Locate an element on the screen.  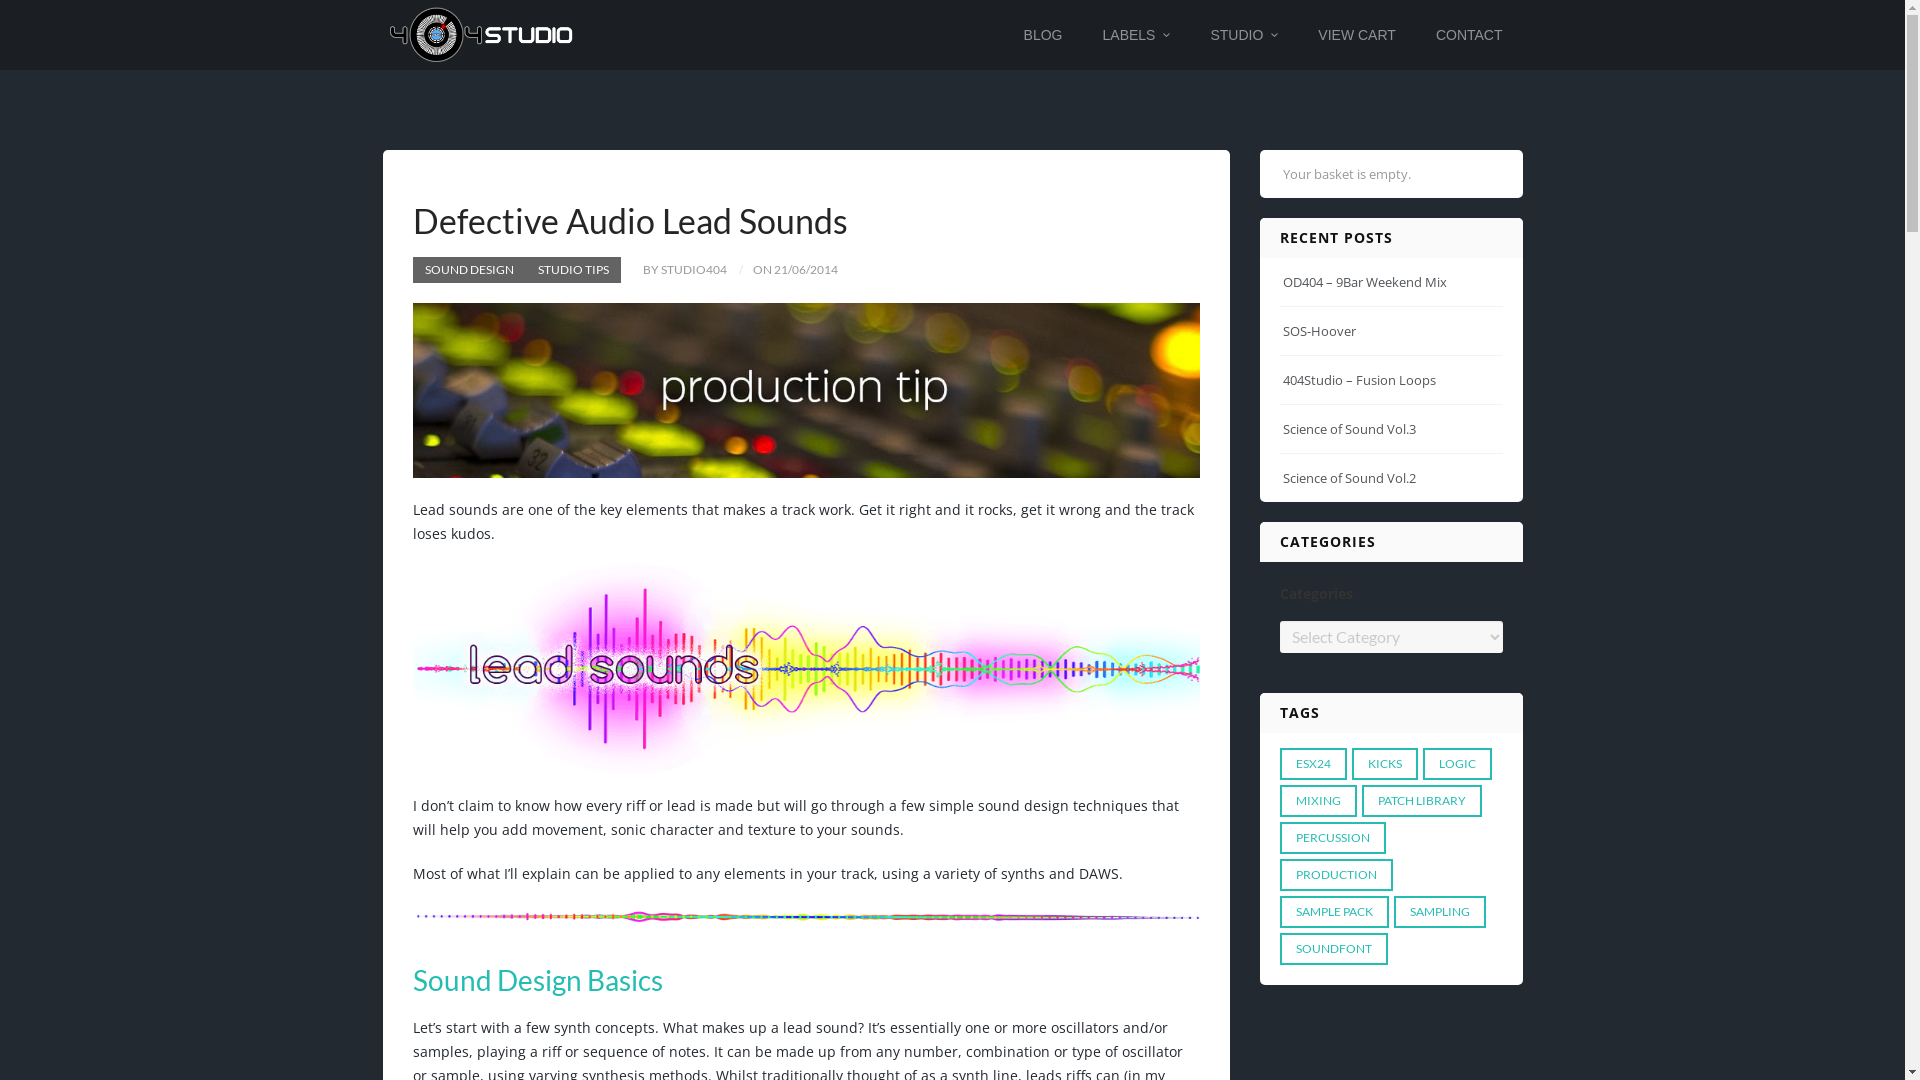
'SAMPLE PACK' is located at coordinates (1334, 911).